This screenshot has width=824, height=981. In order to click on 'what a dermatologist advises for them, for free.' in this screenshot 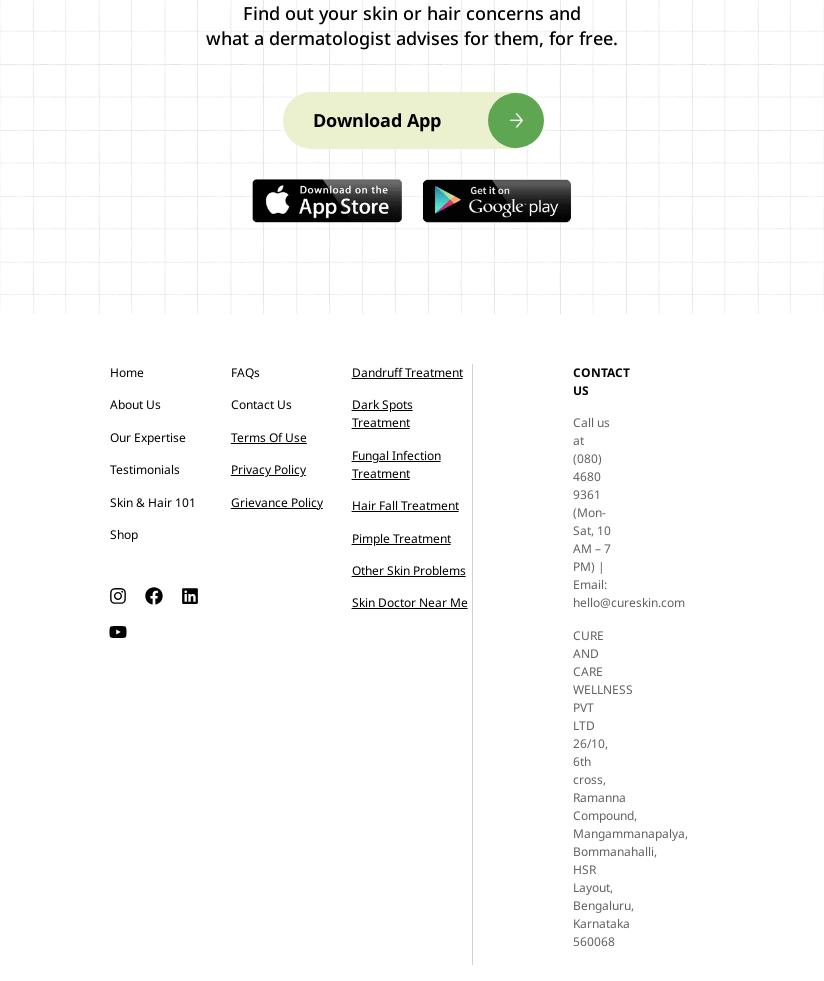, I will do `click(412, 35)`.